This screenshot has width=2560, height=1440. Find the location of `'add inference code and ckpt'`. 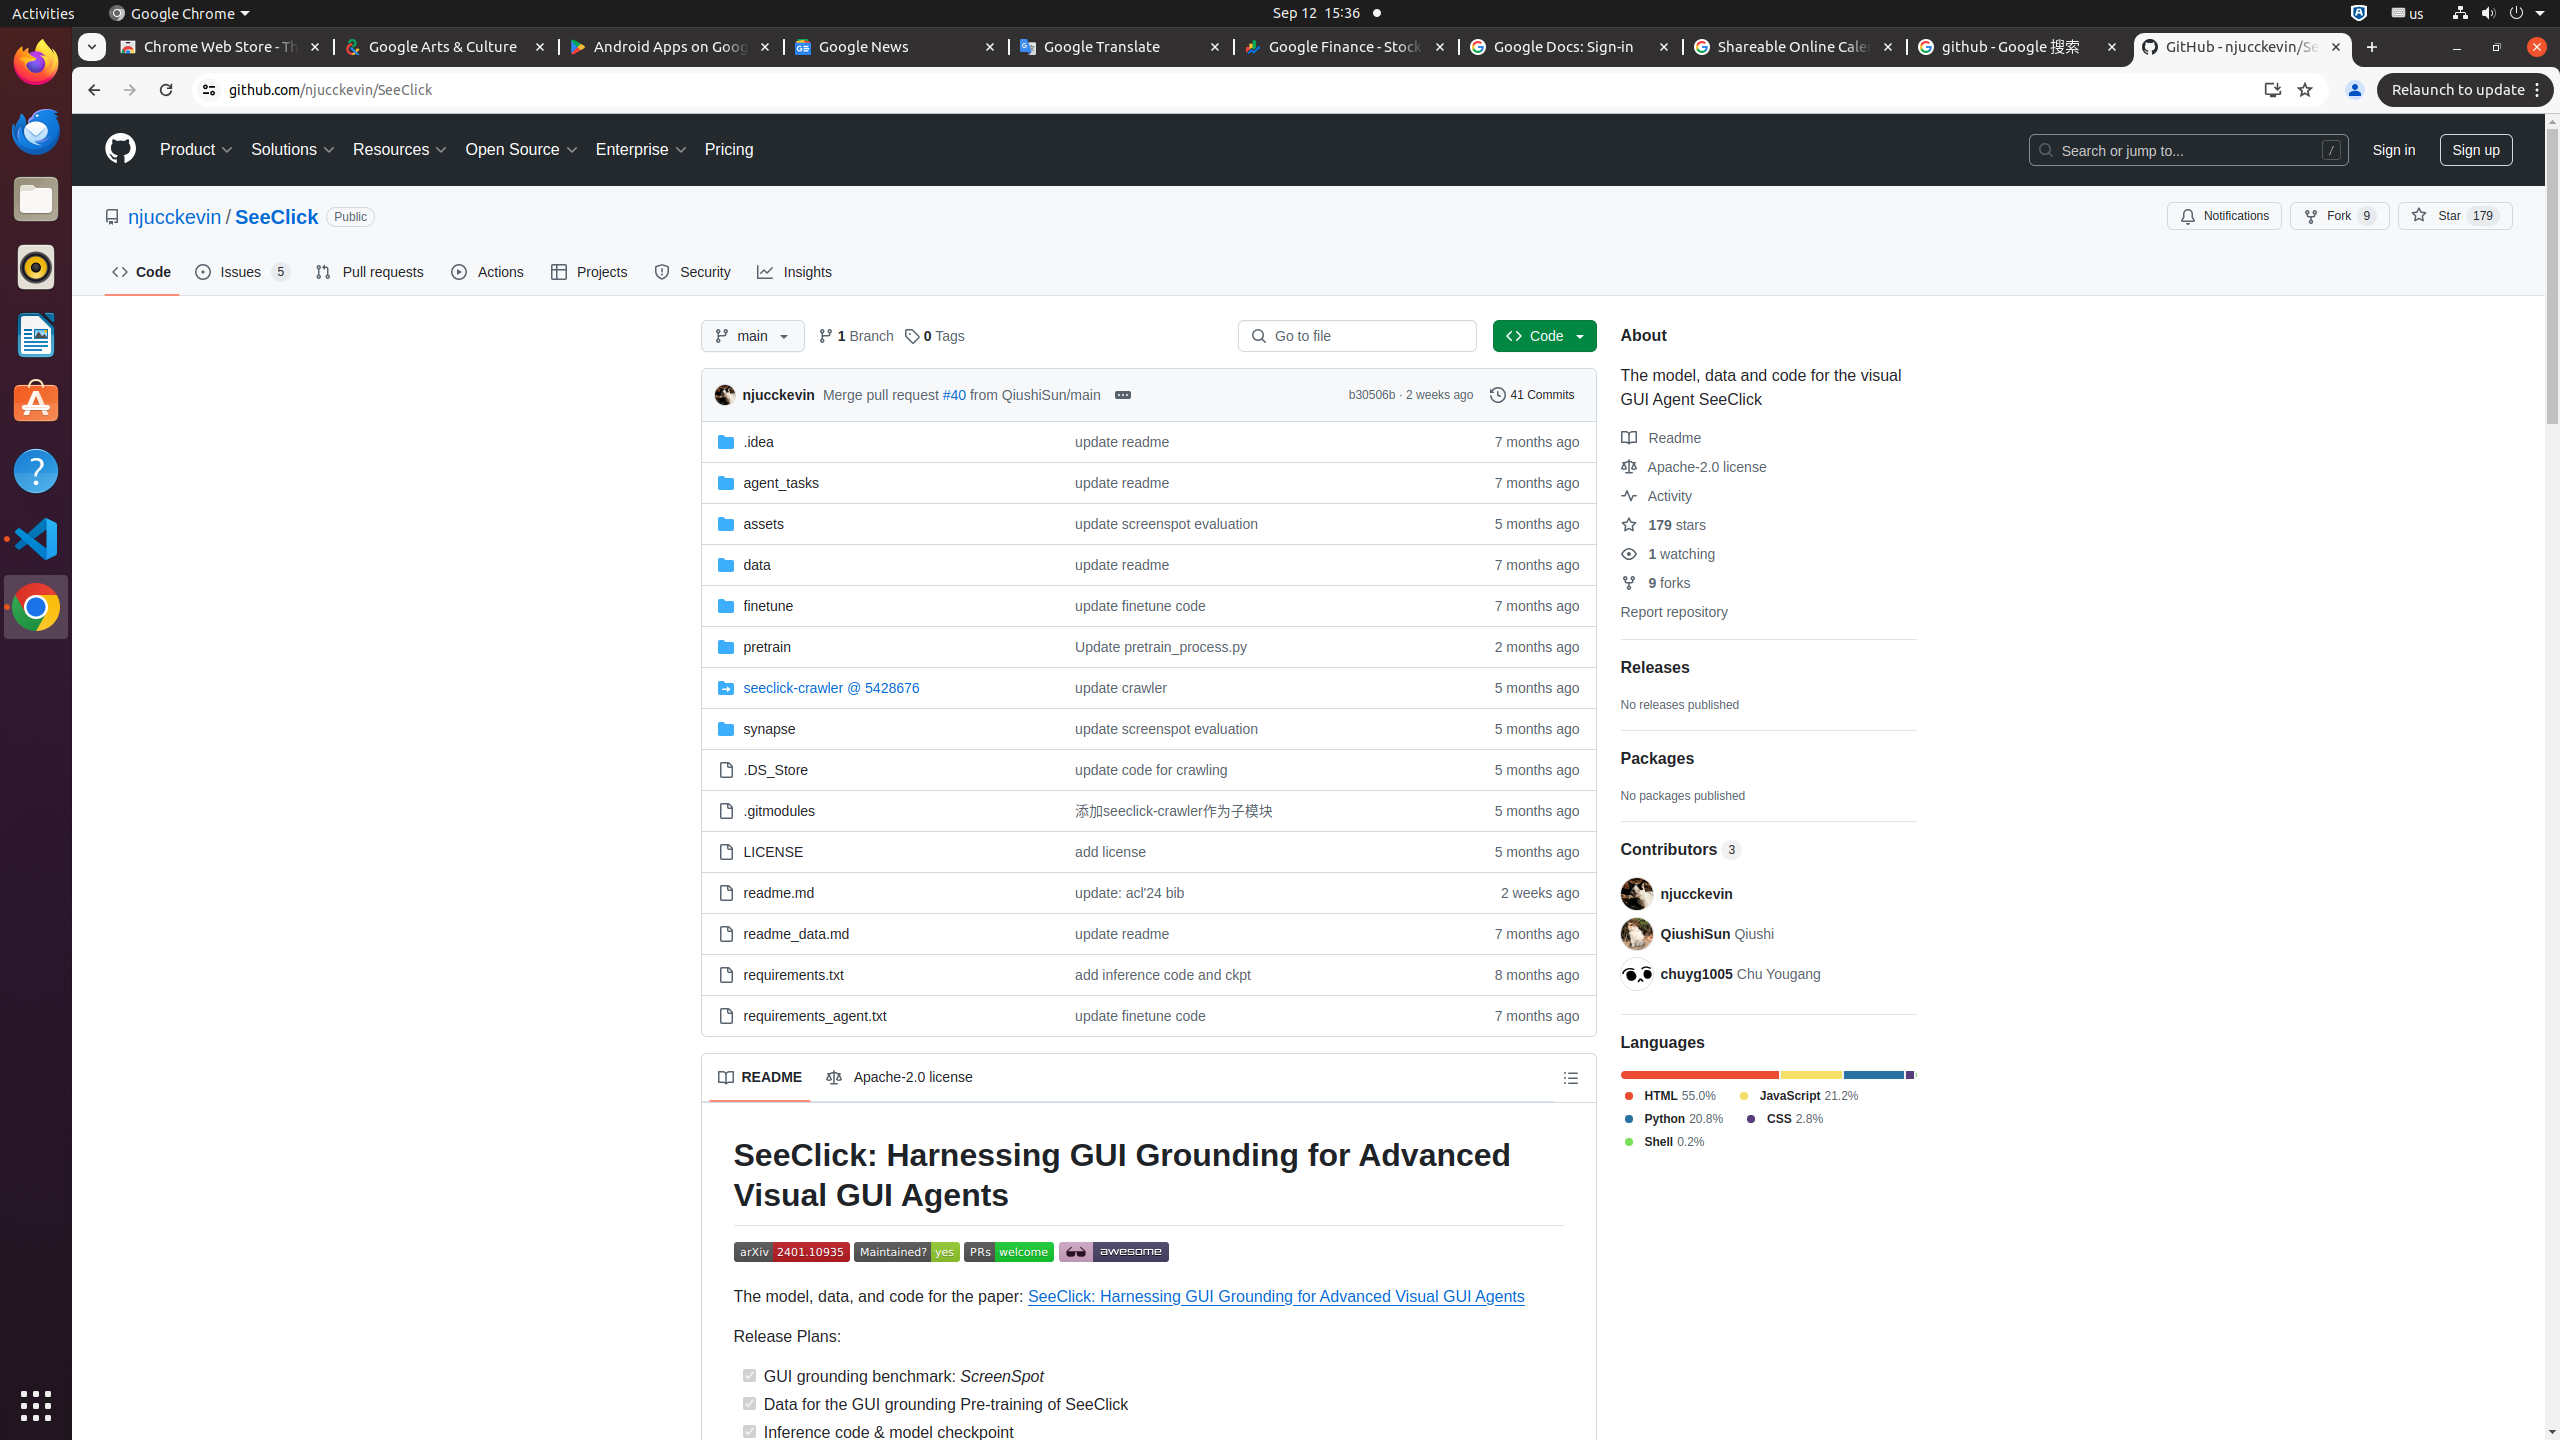

'add inference code and ckpt' is located at coordinates (1162, 973).